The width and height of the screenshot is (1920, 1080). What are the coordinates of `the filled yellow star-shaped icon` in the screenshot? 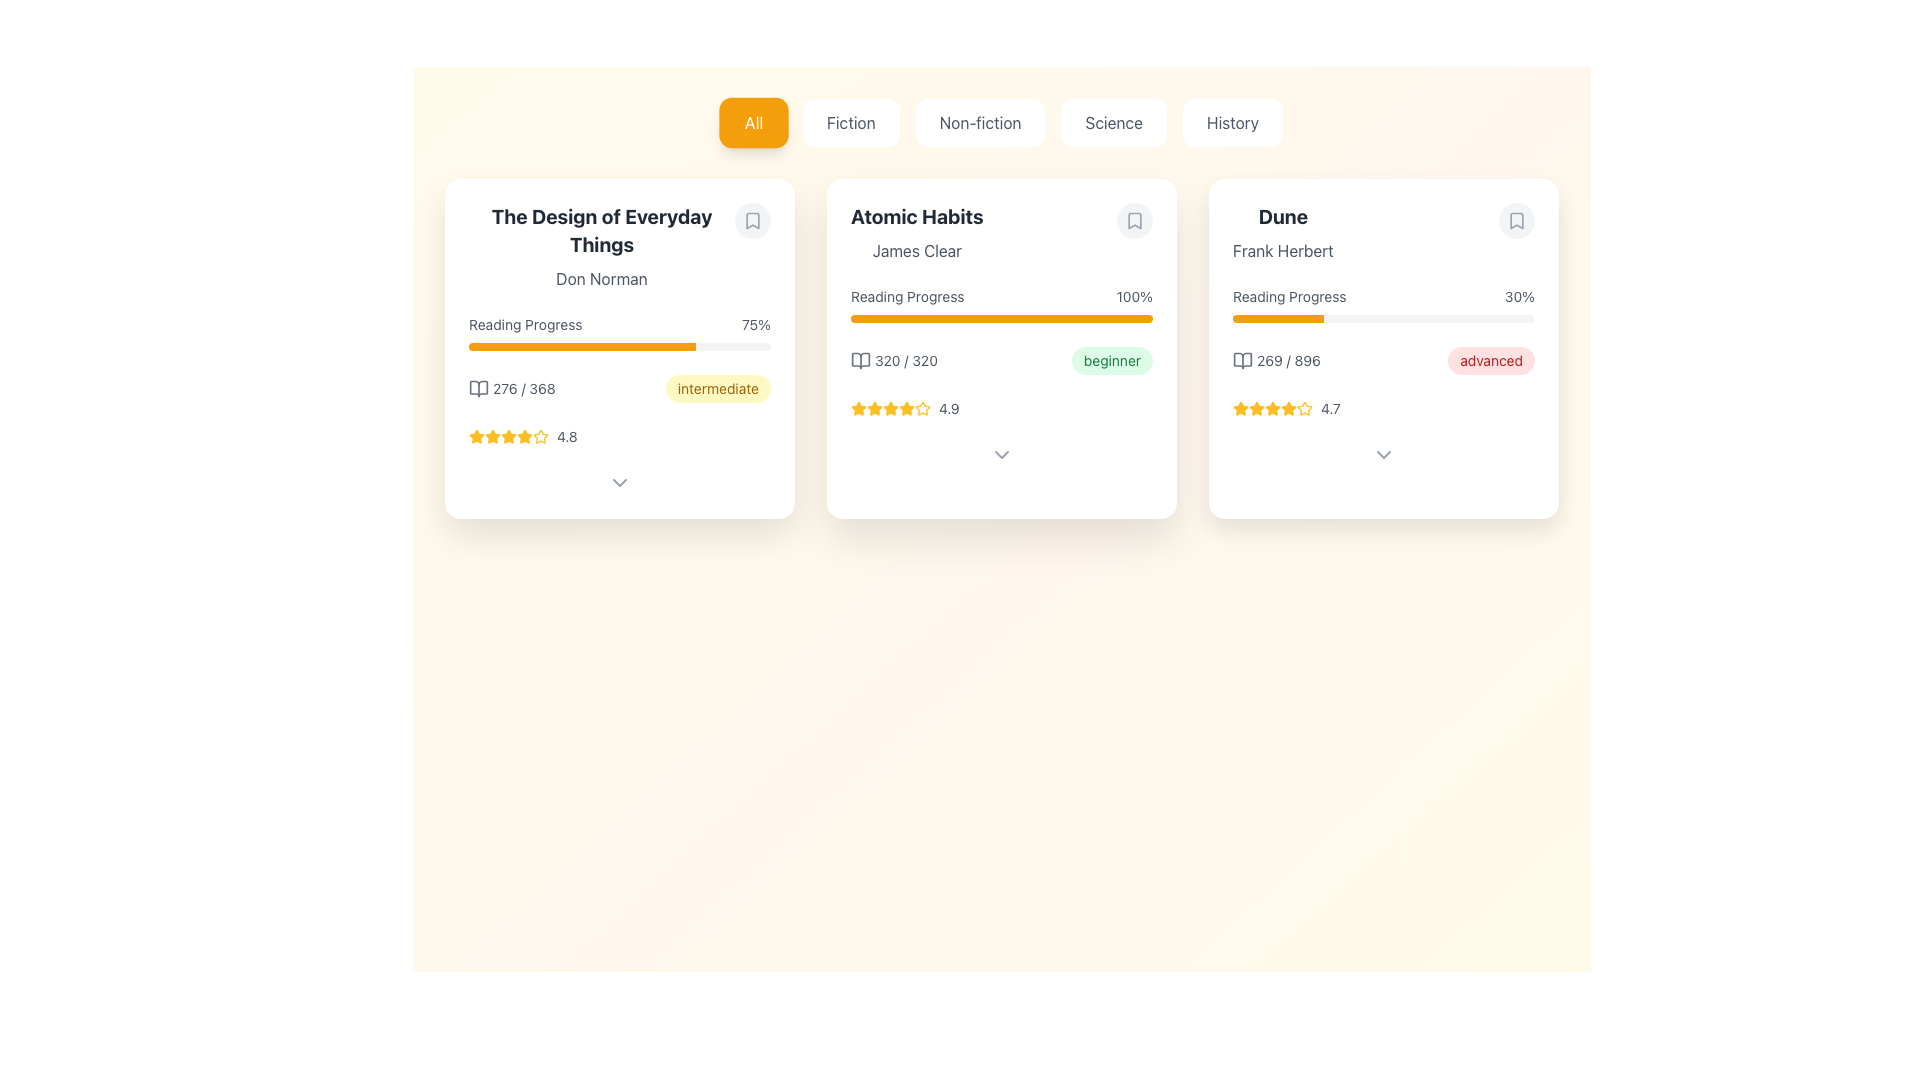 It's located at (890, 407).